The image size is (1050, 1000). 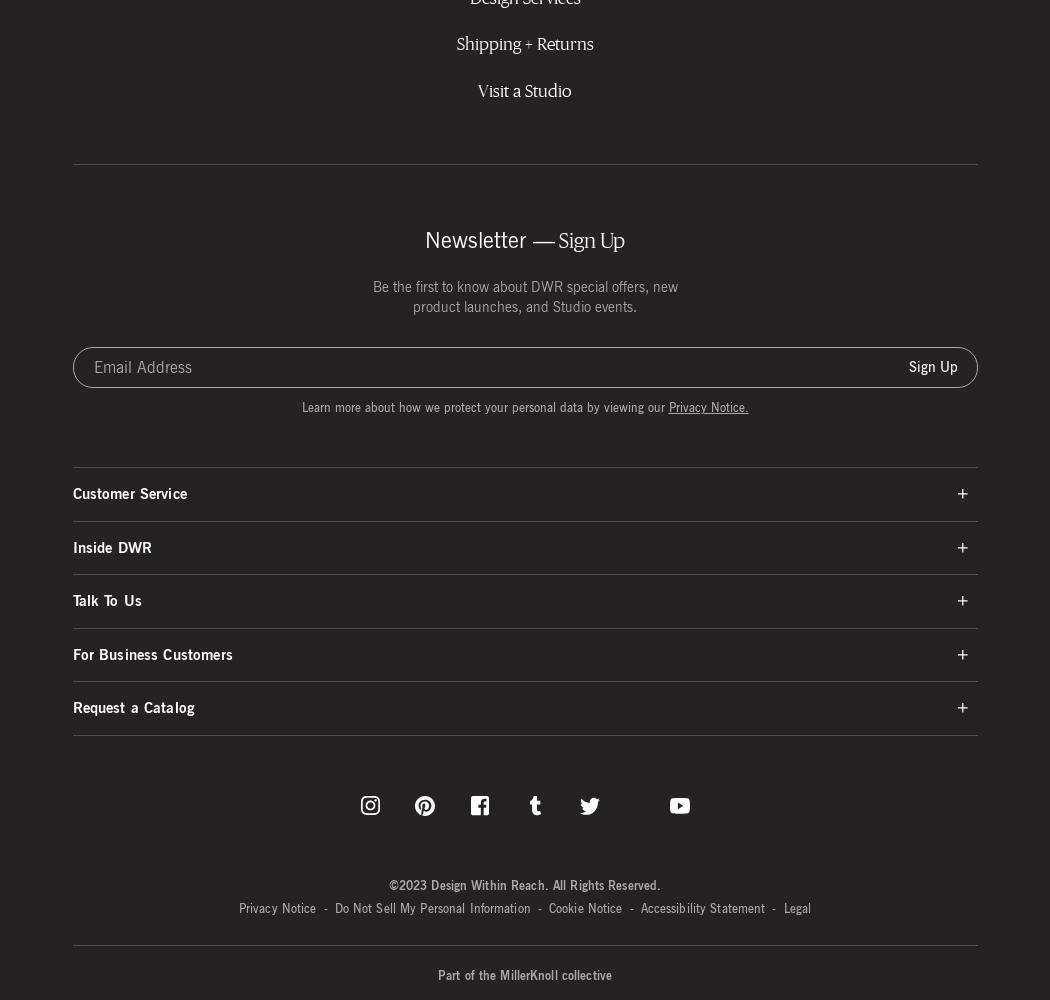 I want to click on '©2023 Design Within Reach. All Rights Reserved.', so click(x=387, y=884).